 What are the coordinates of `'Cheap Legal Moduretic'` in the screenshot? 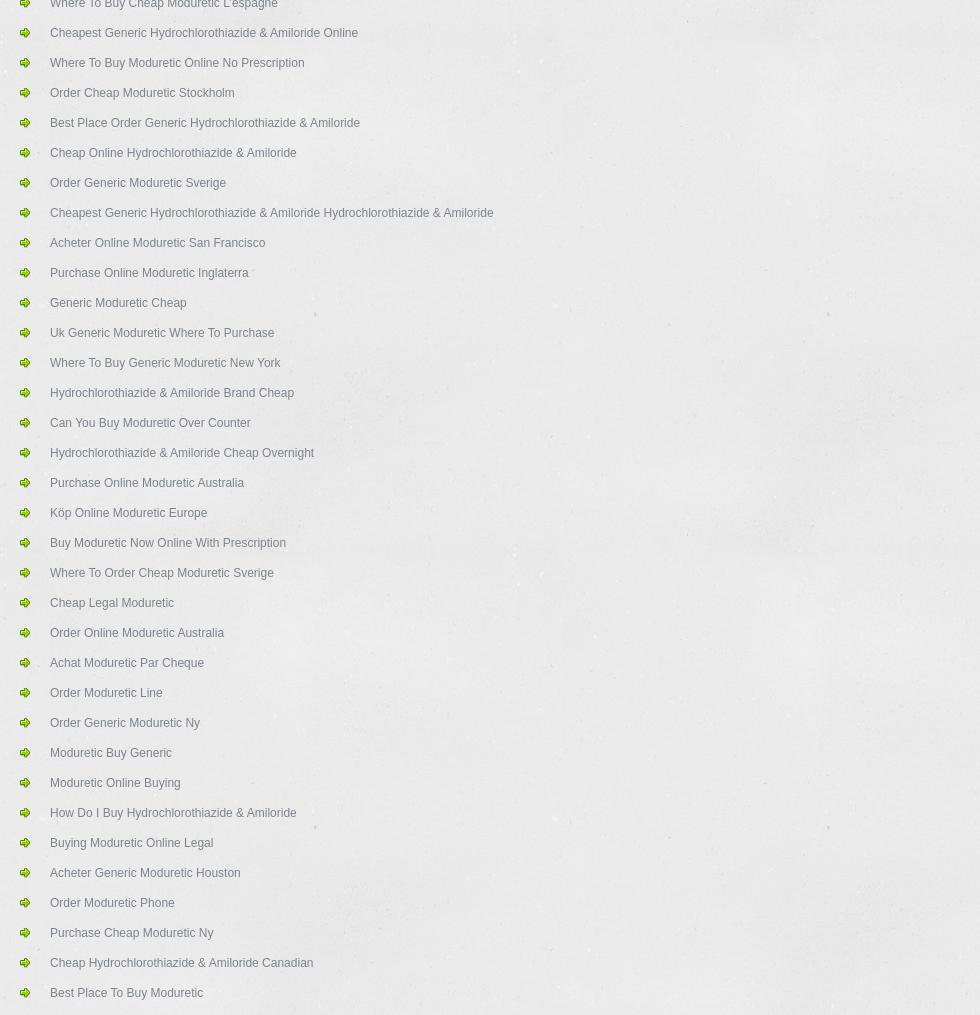 It's located at (112, 602).